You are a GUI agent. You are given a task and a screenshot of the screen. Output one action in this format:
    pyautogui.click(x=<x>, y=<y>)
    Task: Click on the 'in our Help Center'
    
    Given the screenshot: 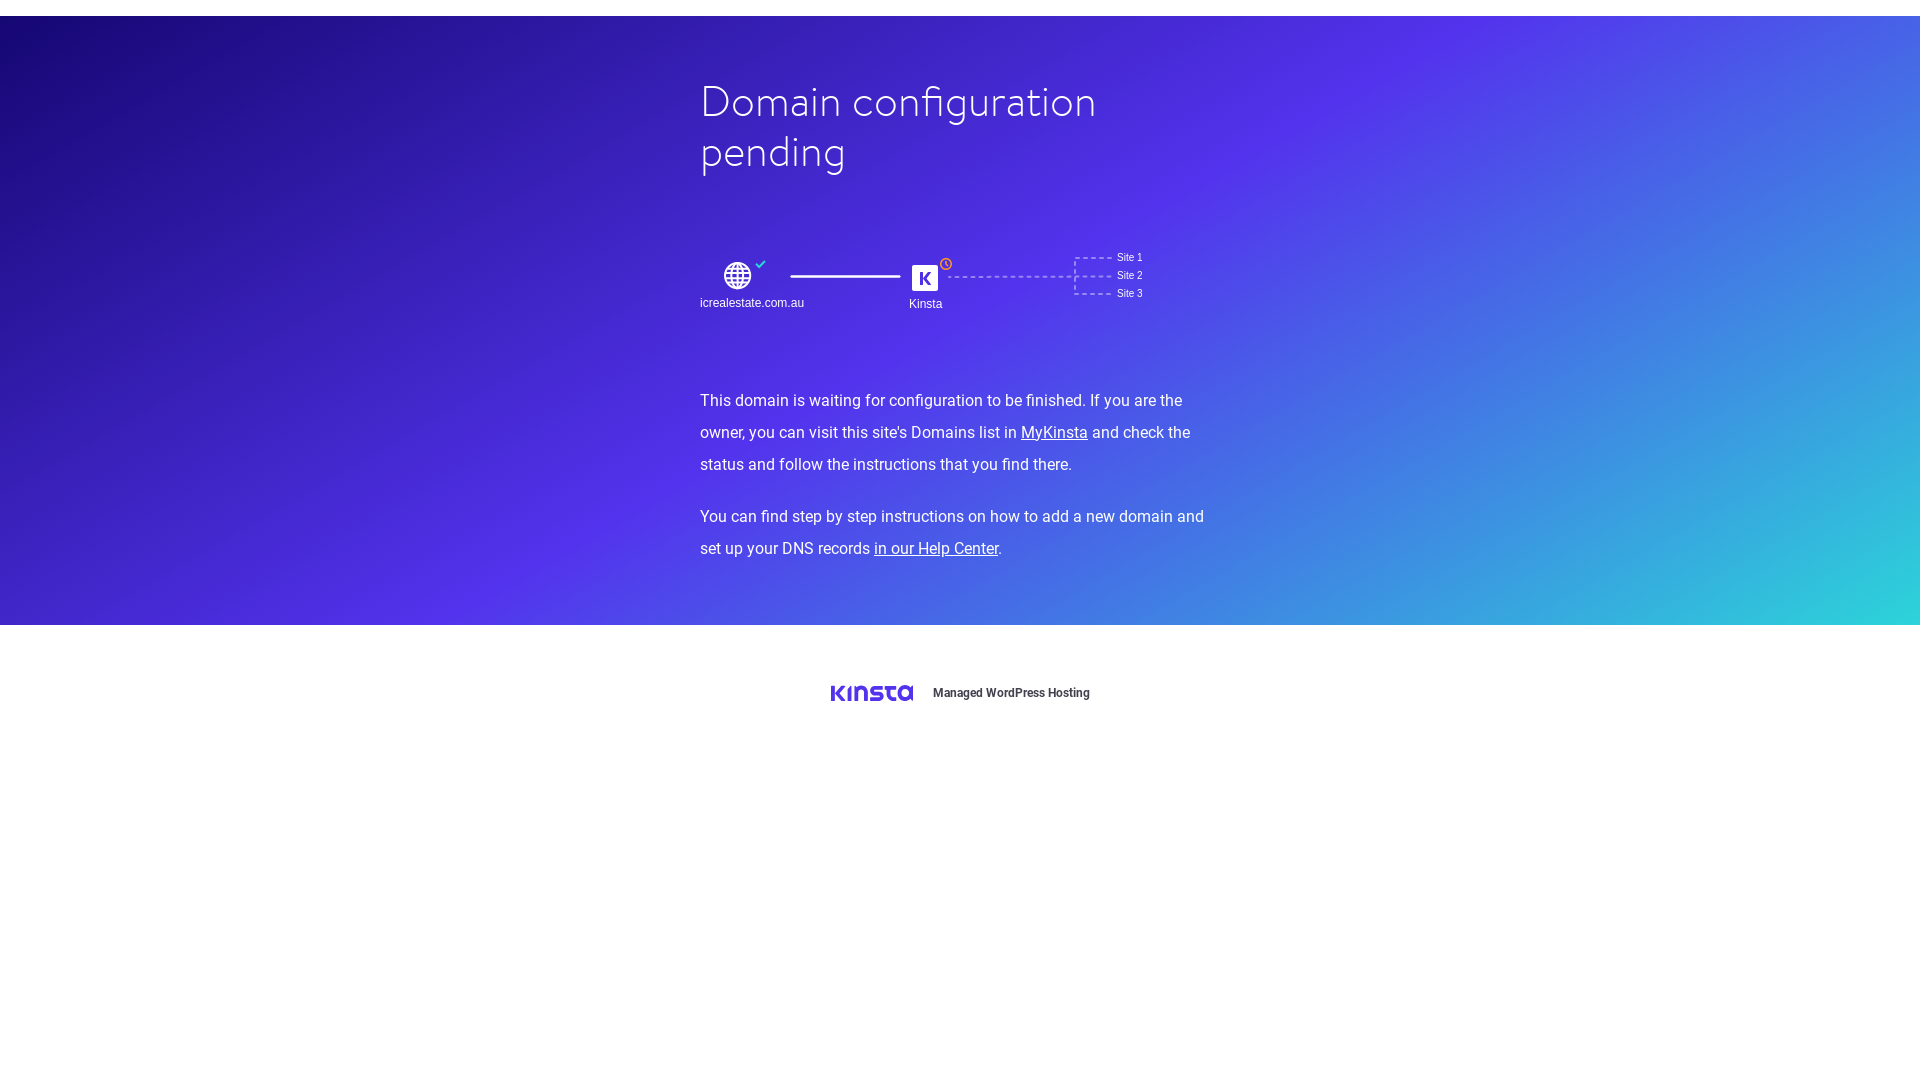 What is the action you would take?
    pyautogui.click(x=935, y=548)
    